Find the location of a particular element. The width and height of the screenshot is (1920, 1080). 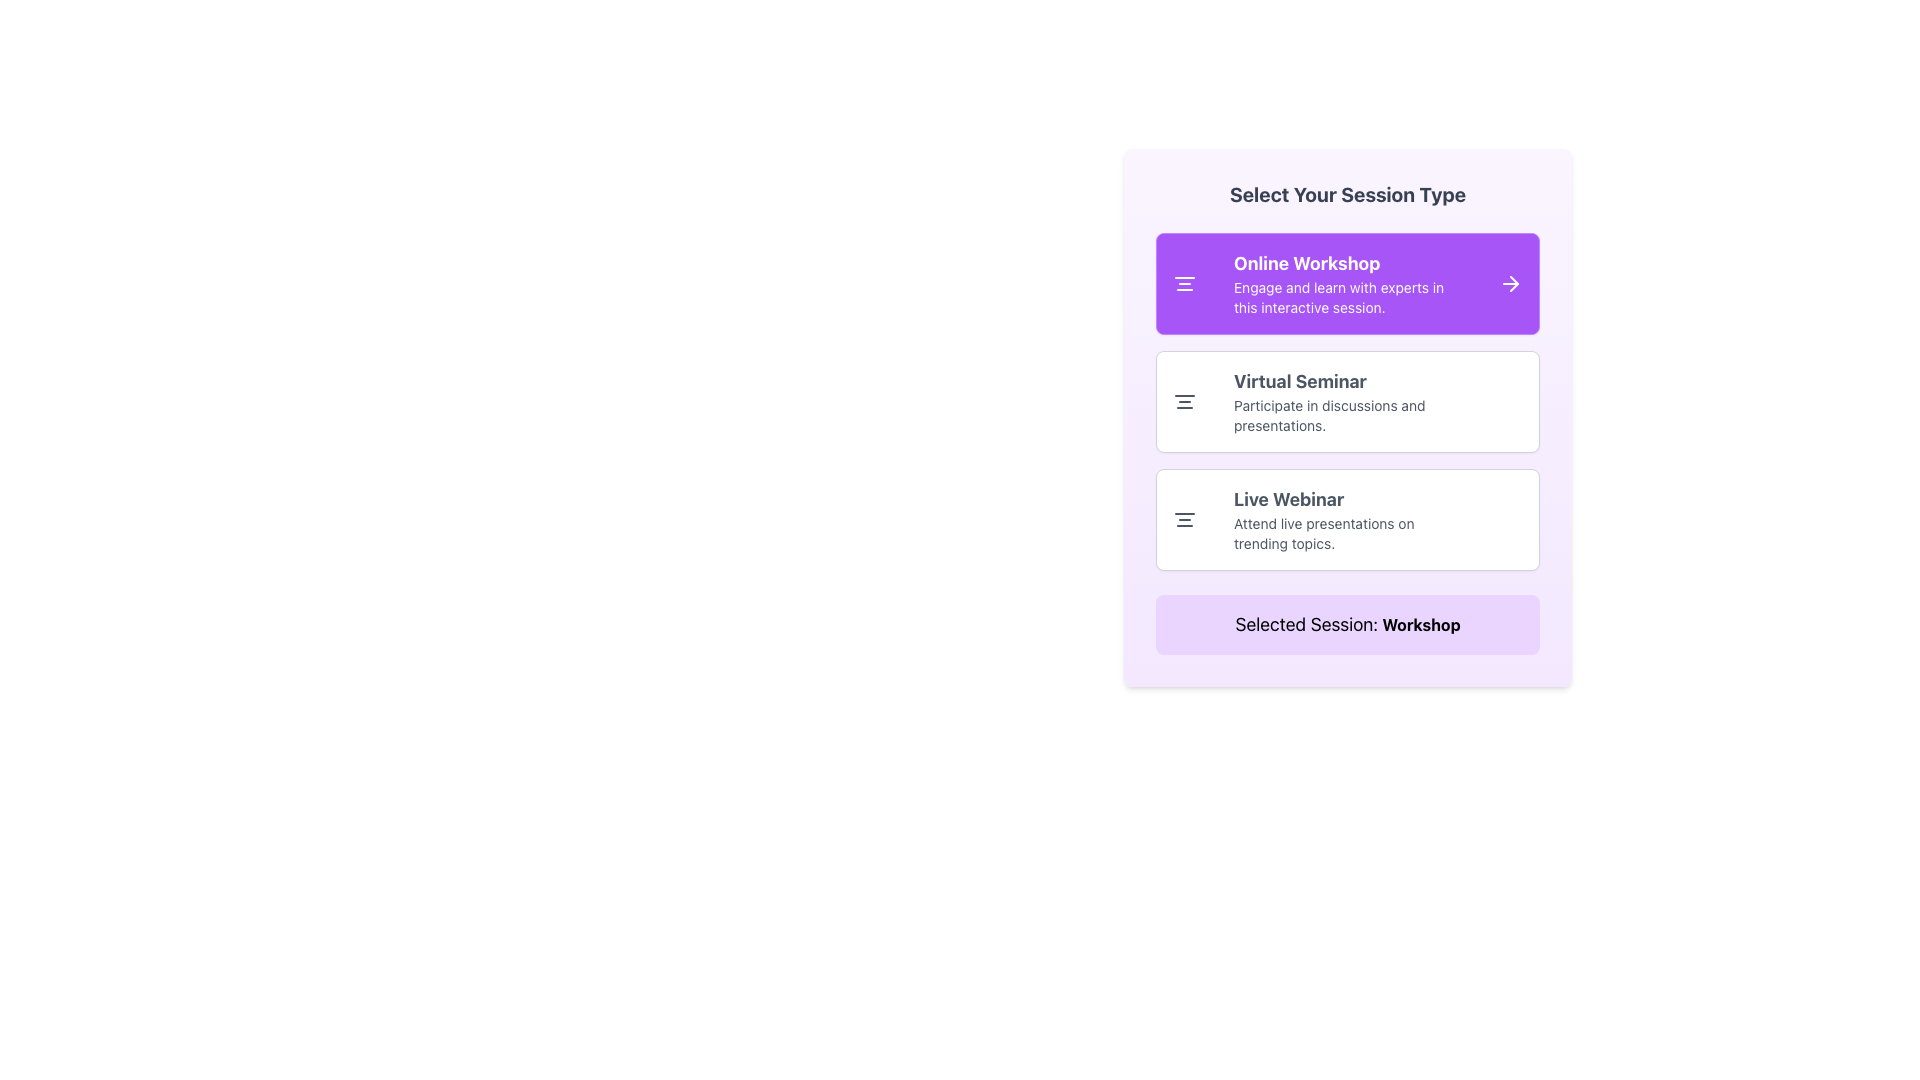

the Arrow icon located at the right edge of the box labeled 'Online Workshop', which indicates a forward action for more details or selection confirmation is located at coordinates (1511, 284).